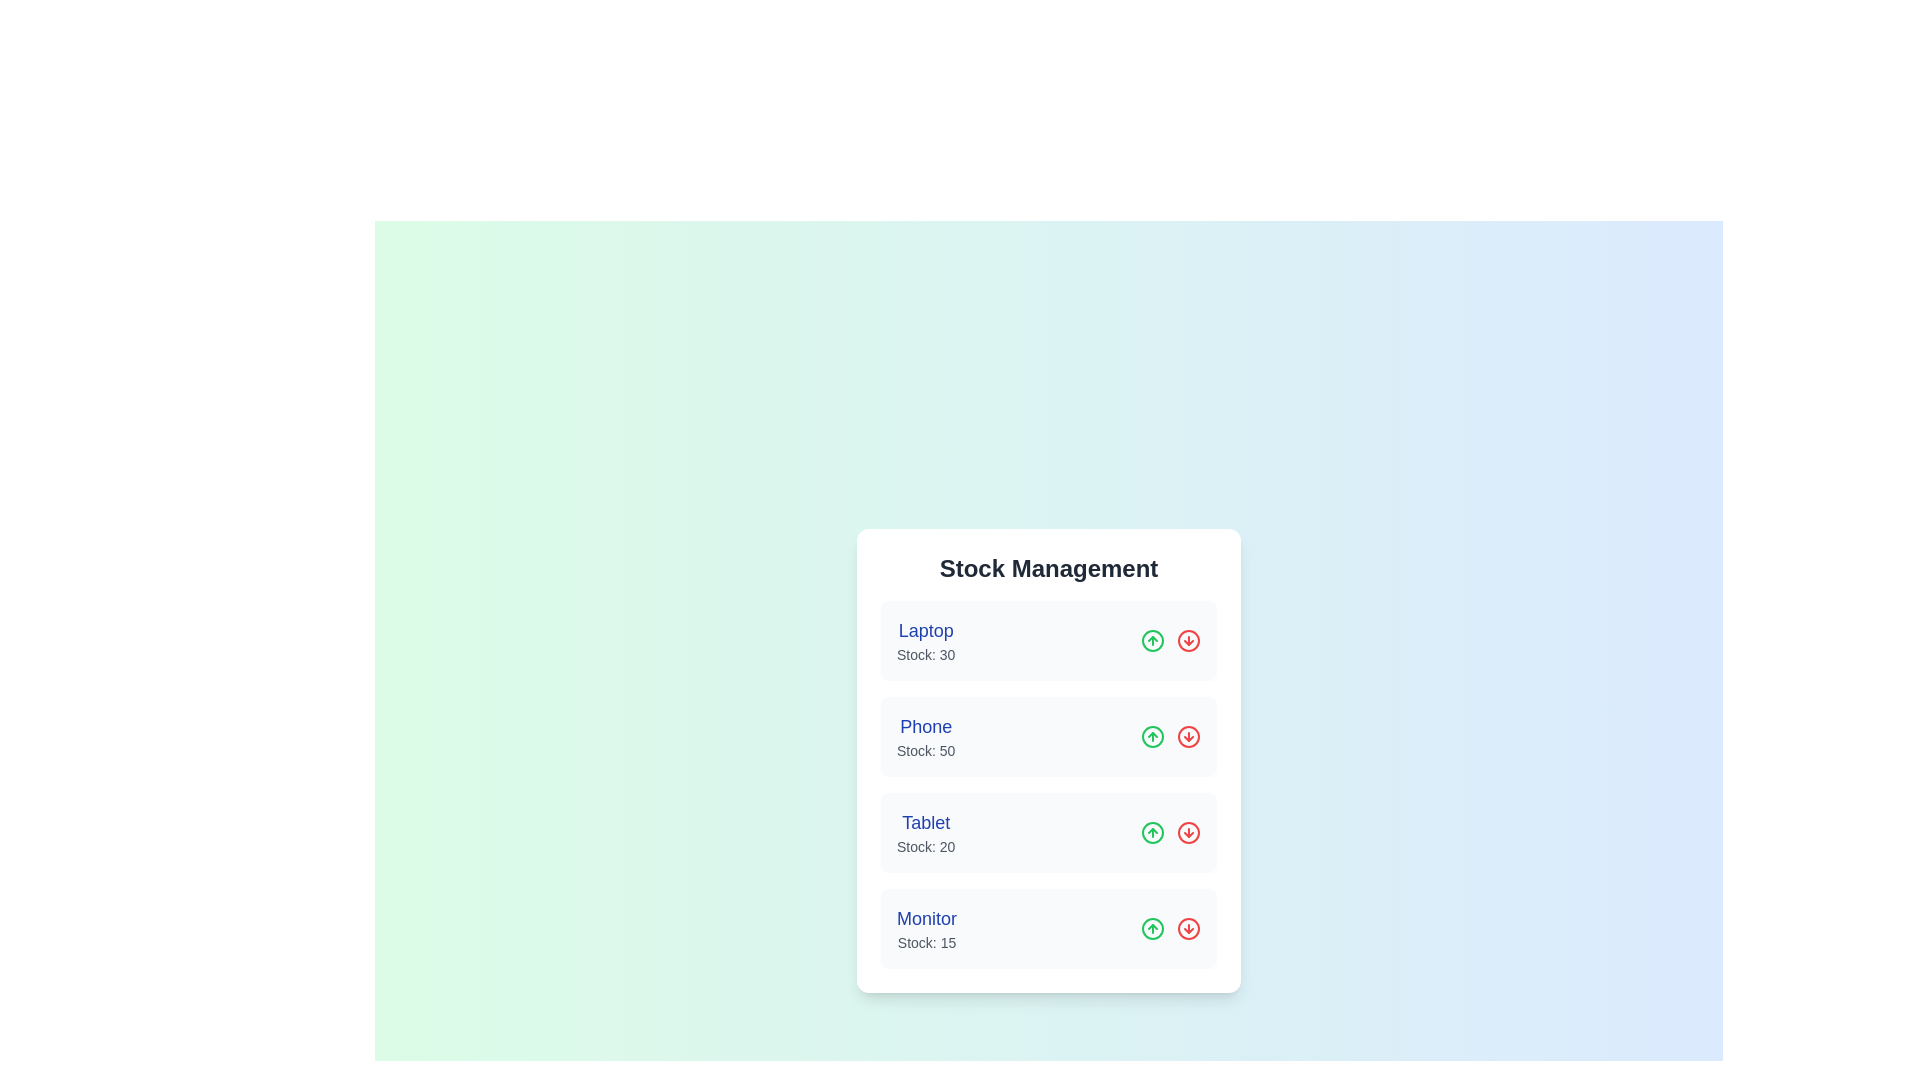  What do you see at coordinates (1152, 929) in the screenshot?
I see `increment button for the product Monitor` at bounding box center [1152, 929].